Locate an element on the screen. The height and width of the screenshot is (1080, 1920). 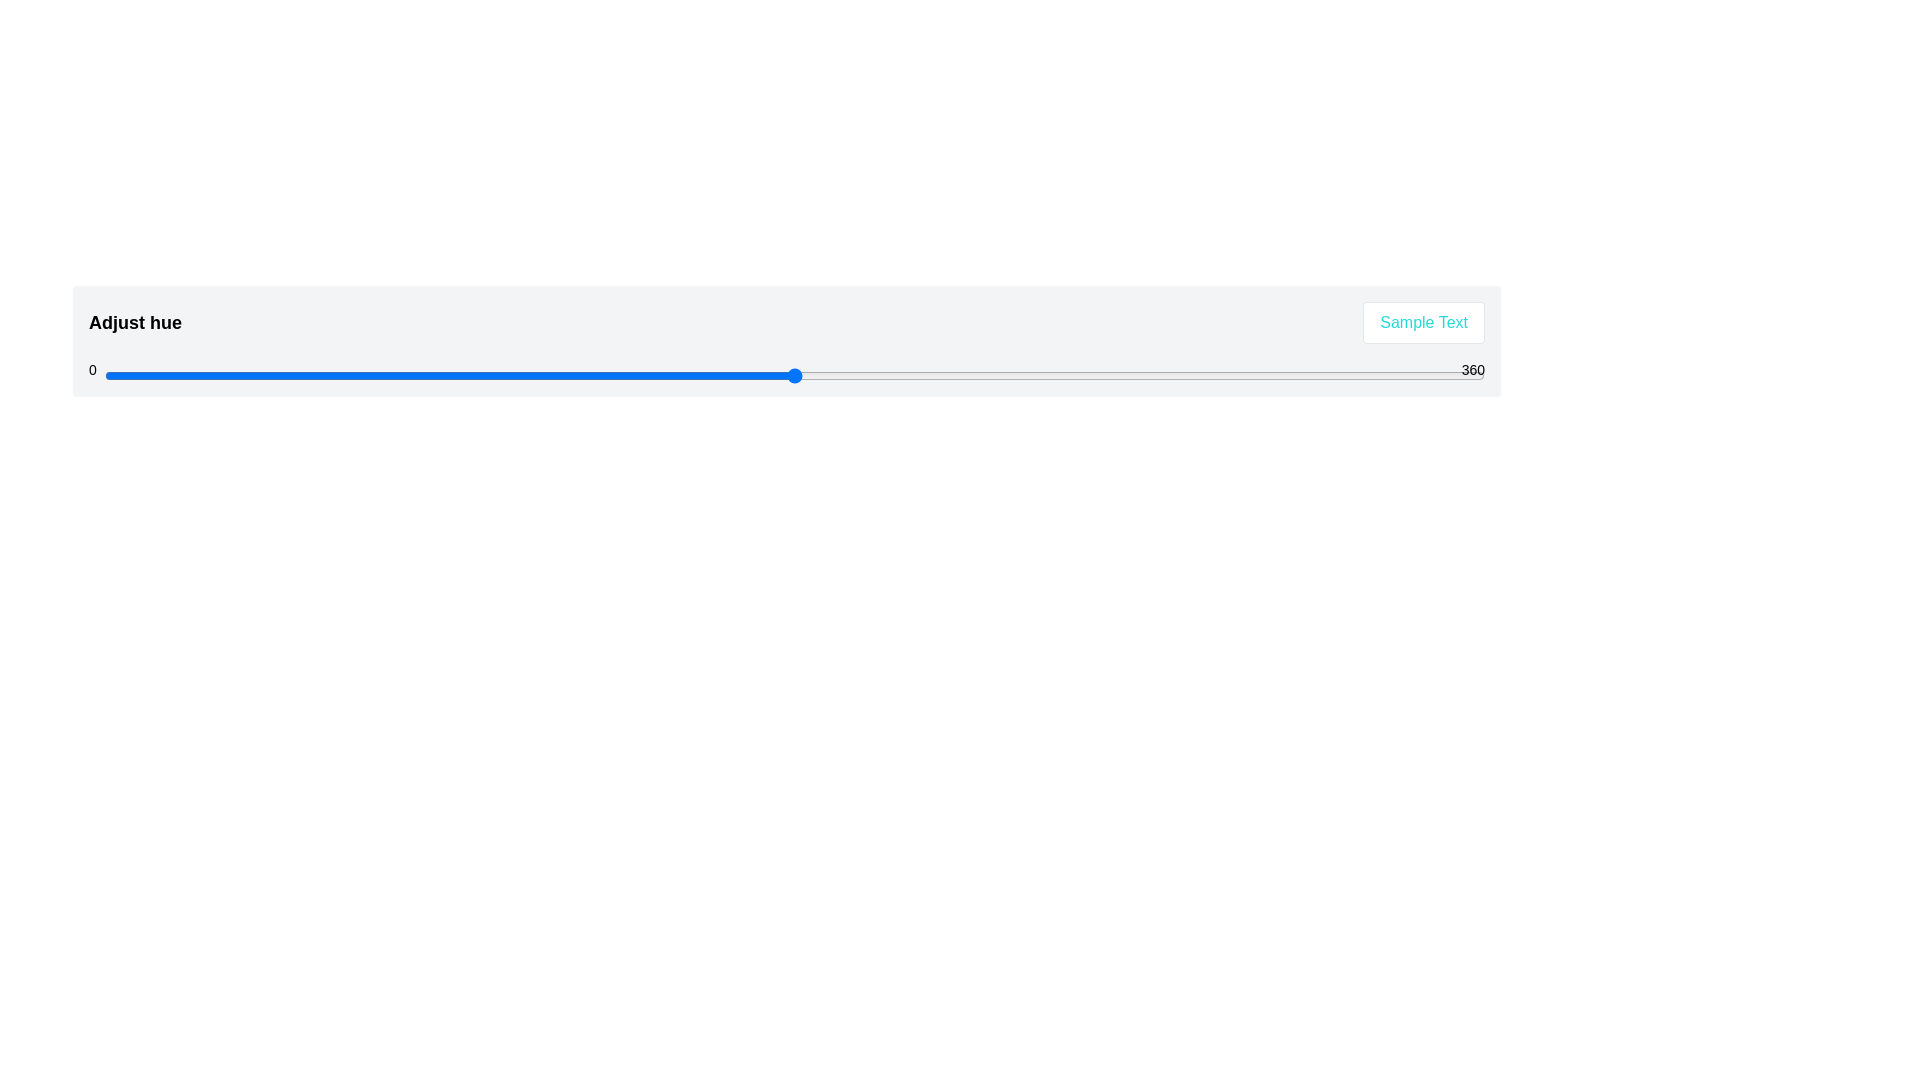
the hue slider to a value of 133 is located at coordinates (613, 375).